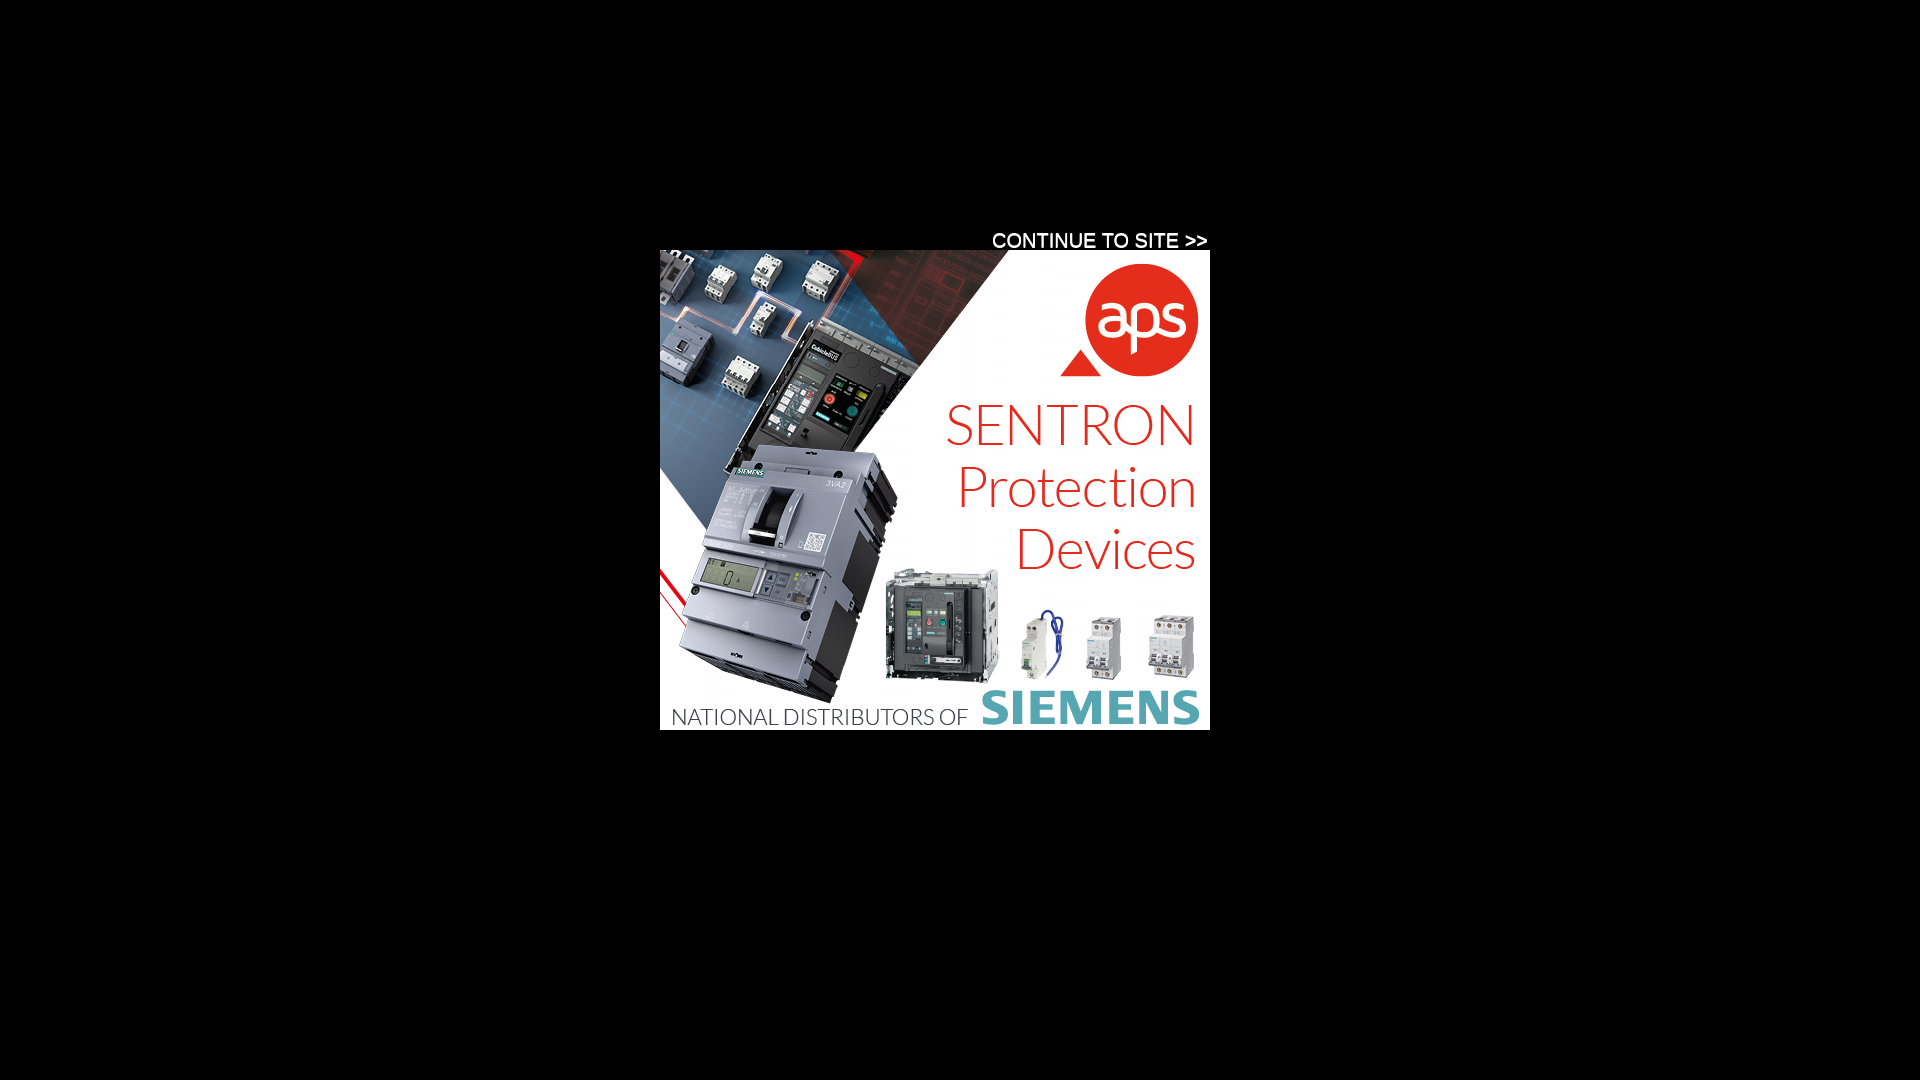 The image size is (1920, 1080). What do you see at coordinates (443, 234) in the screenshot?
I see `'The Magazine'` at bounding box center [443, 234].